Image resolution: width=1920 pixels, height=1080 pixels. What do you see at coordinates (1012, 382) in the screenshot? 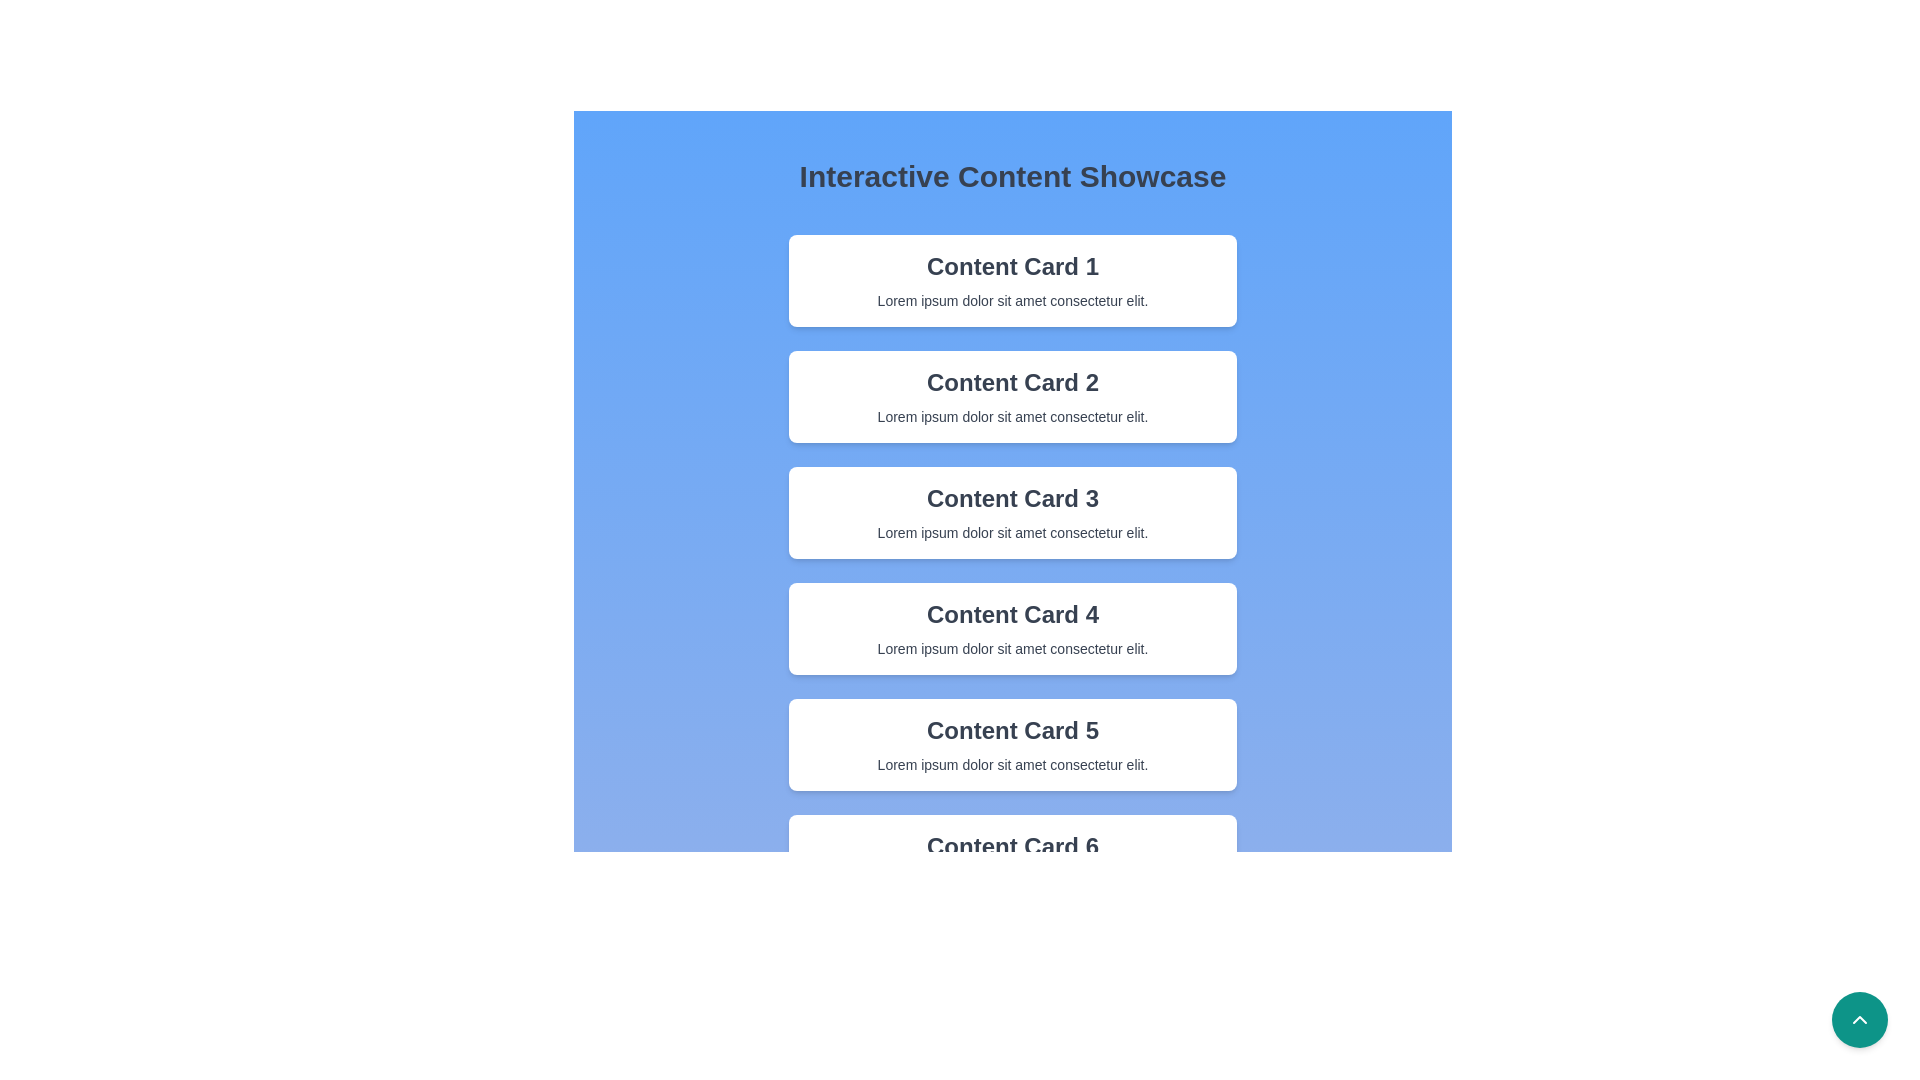
I see `text from the 'Content Card 2' label, which is a bold and large font title in a white card on a blue gradient background` at bounding box center [1012, 382].